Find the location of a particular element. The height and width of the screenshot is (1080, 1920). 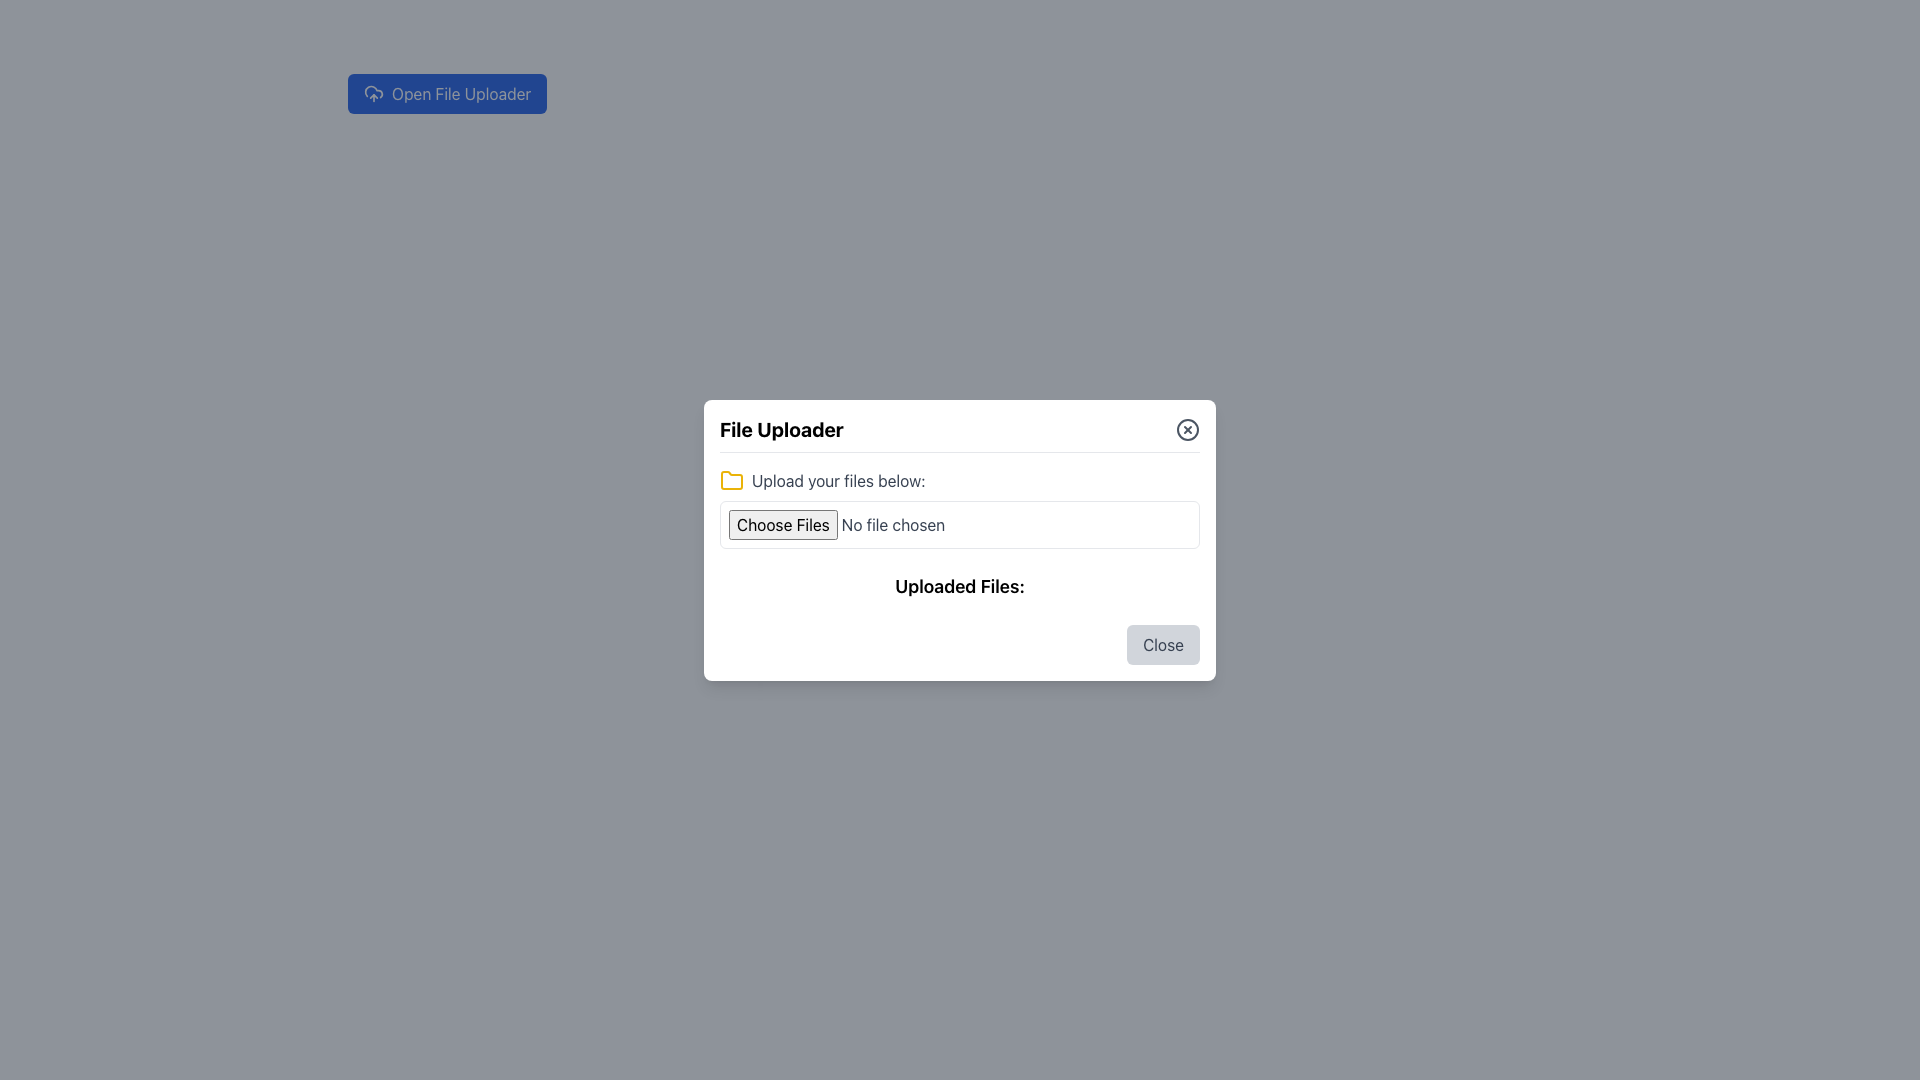

the circular graphical icon component with a cross inside, located in the top-right corner of the 'File Uploader' modal is located at coordinates (1188, 427).